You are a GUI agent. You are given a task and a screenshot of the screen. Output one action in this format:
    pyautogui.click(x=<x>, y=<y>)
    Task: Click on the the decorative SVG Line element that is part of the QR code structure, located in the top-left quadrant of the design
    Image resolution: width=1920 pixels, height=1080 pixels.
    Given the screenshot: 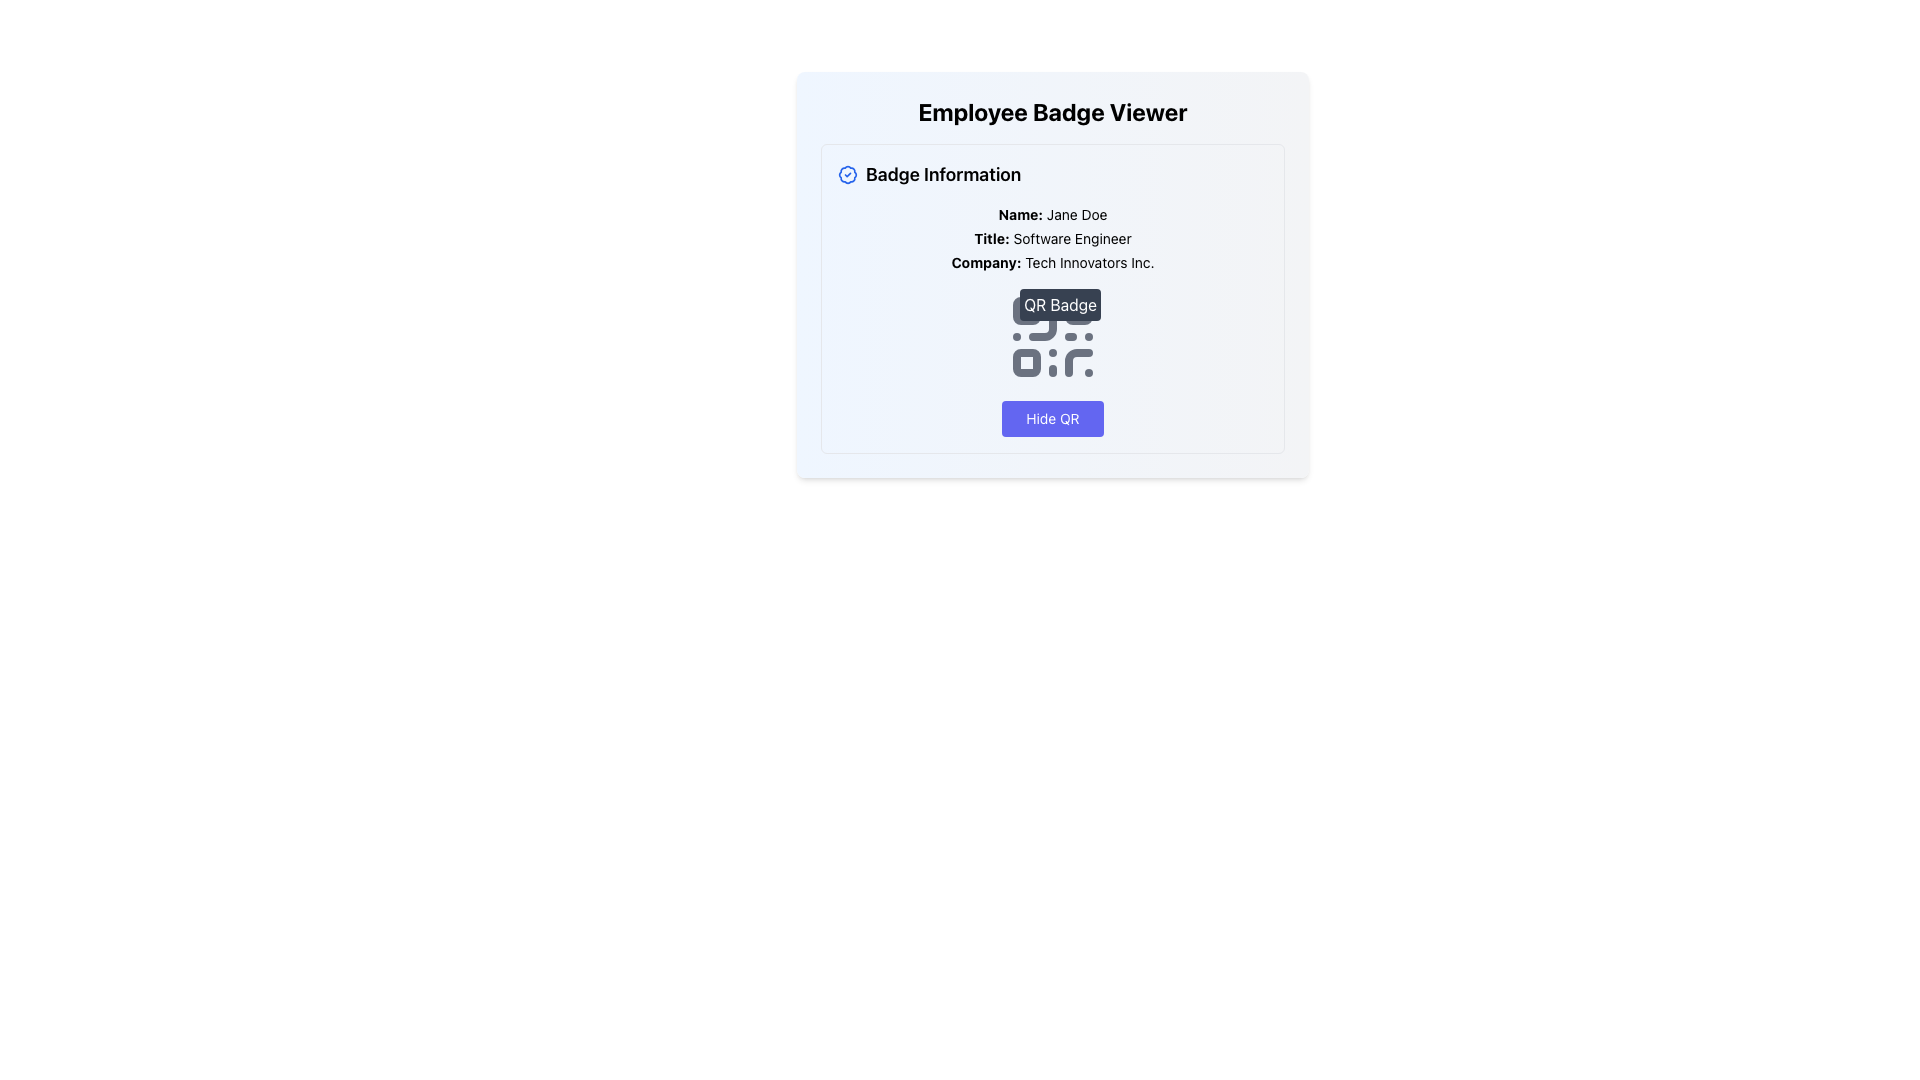 What is the action you would take?
    pyautogui.click(x=1041, y=326)
    